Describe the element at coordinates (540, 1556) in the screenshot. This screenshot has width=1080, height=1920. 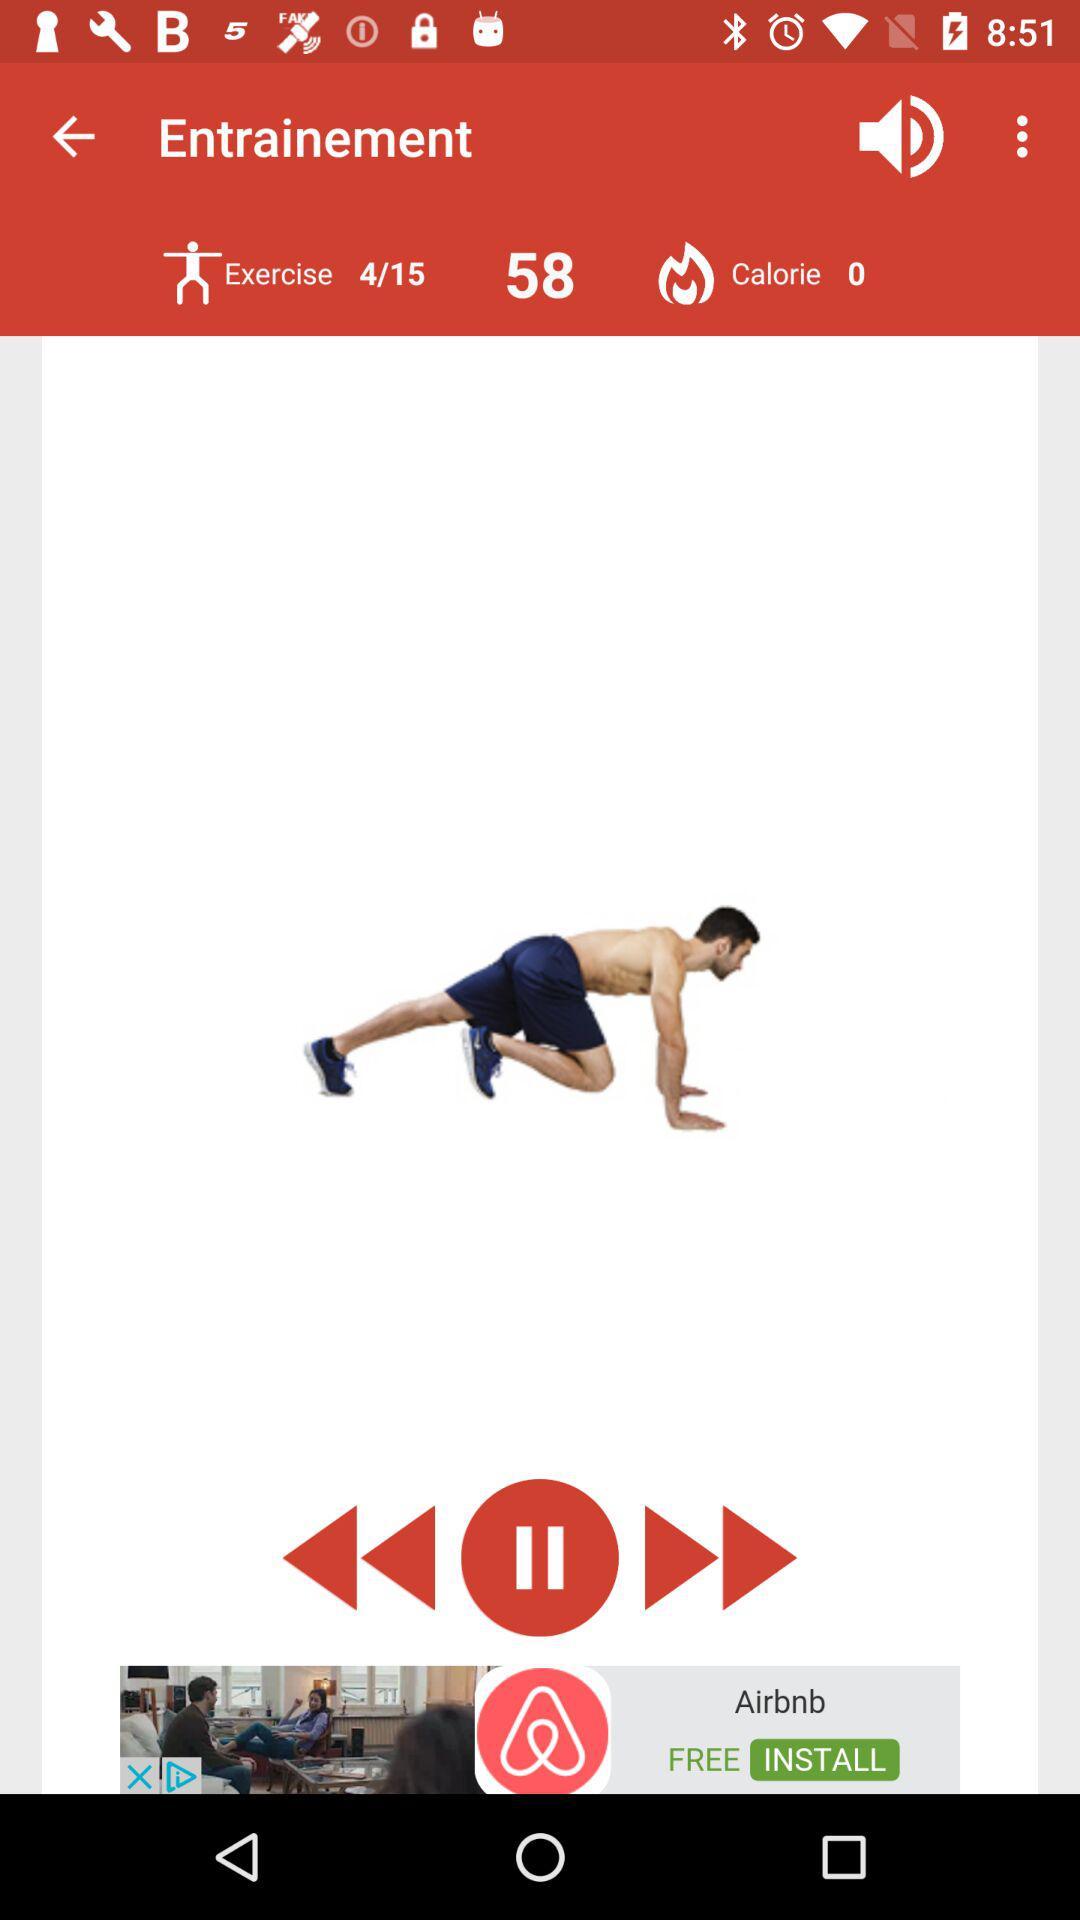
I see `stop` at that location.